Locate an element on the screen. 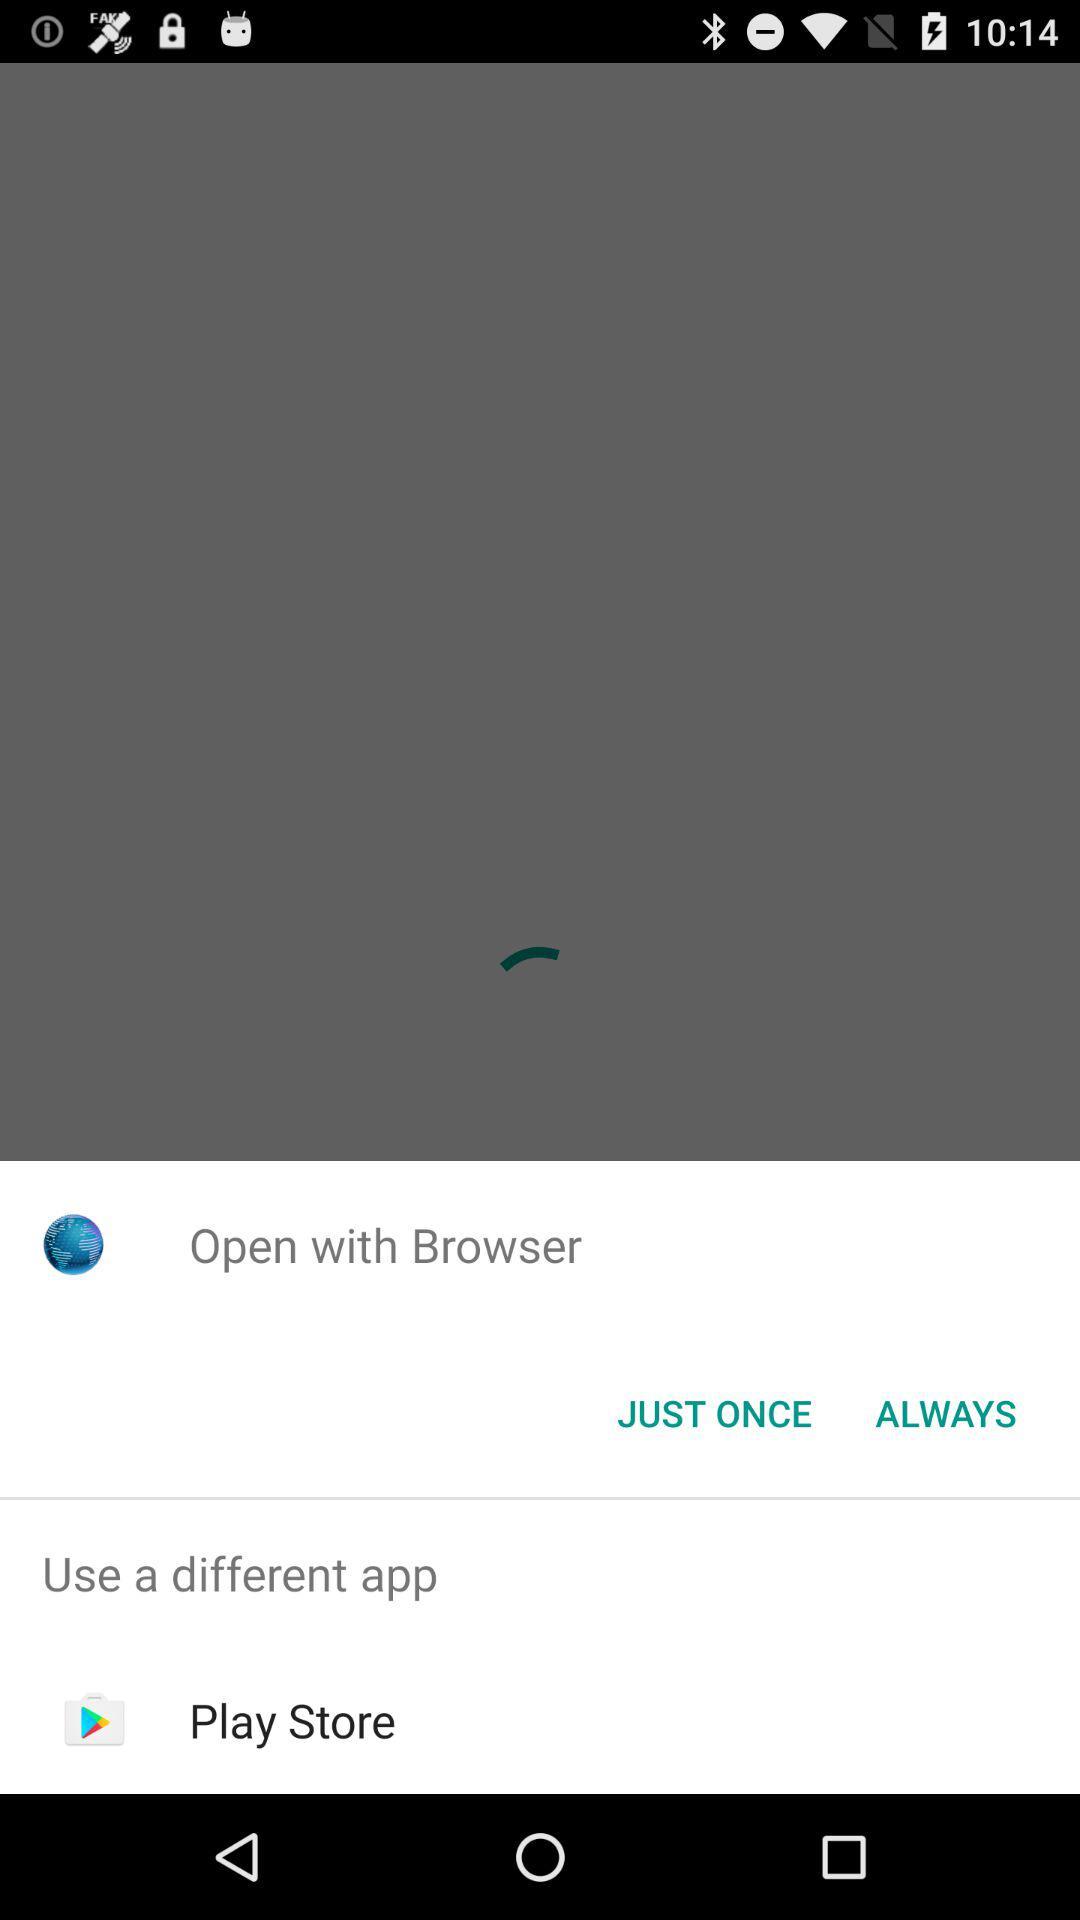 Image resolution: width=1080 pixels, height=1920 pixels. use a different item is located at coordinates (540, 1572).